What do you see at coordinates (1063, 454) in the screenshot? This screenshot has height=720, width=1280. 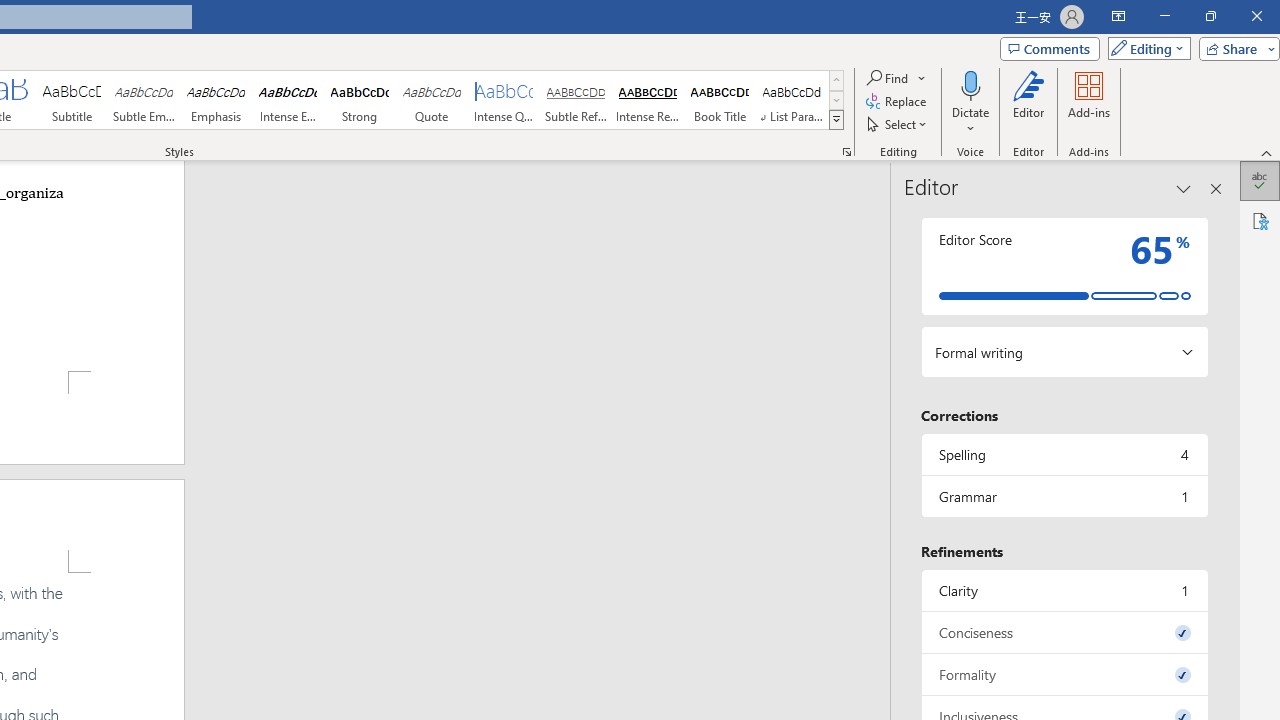 I see `'Spelling, 4 issues. Press space or enter to review items.'` at bounding box center [1063, 454].